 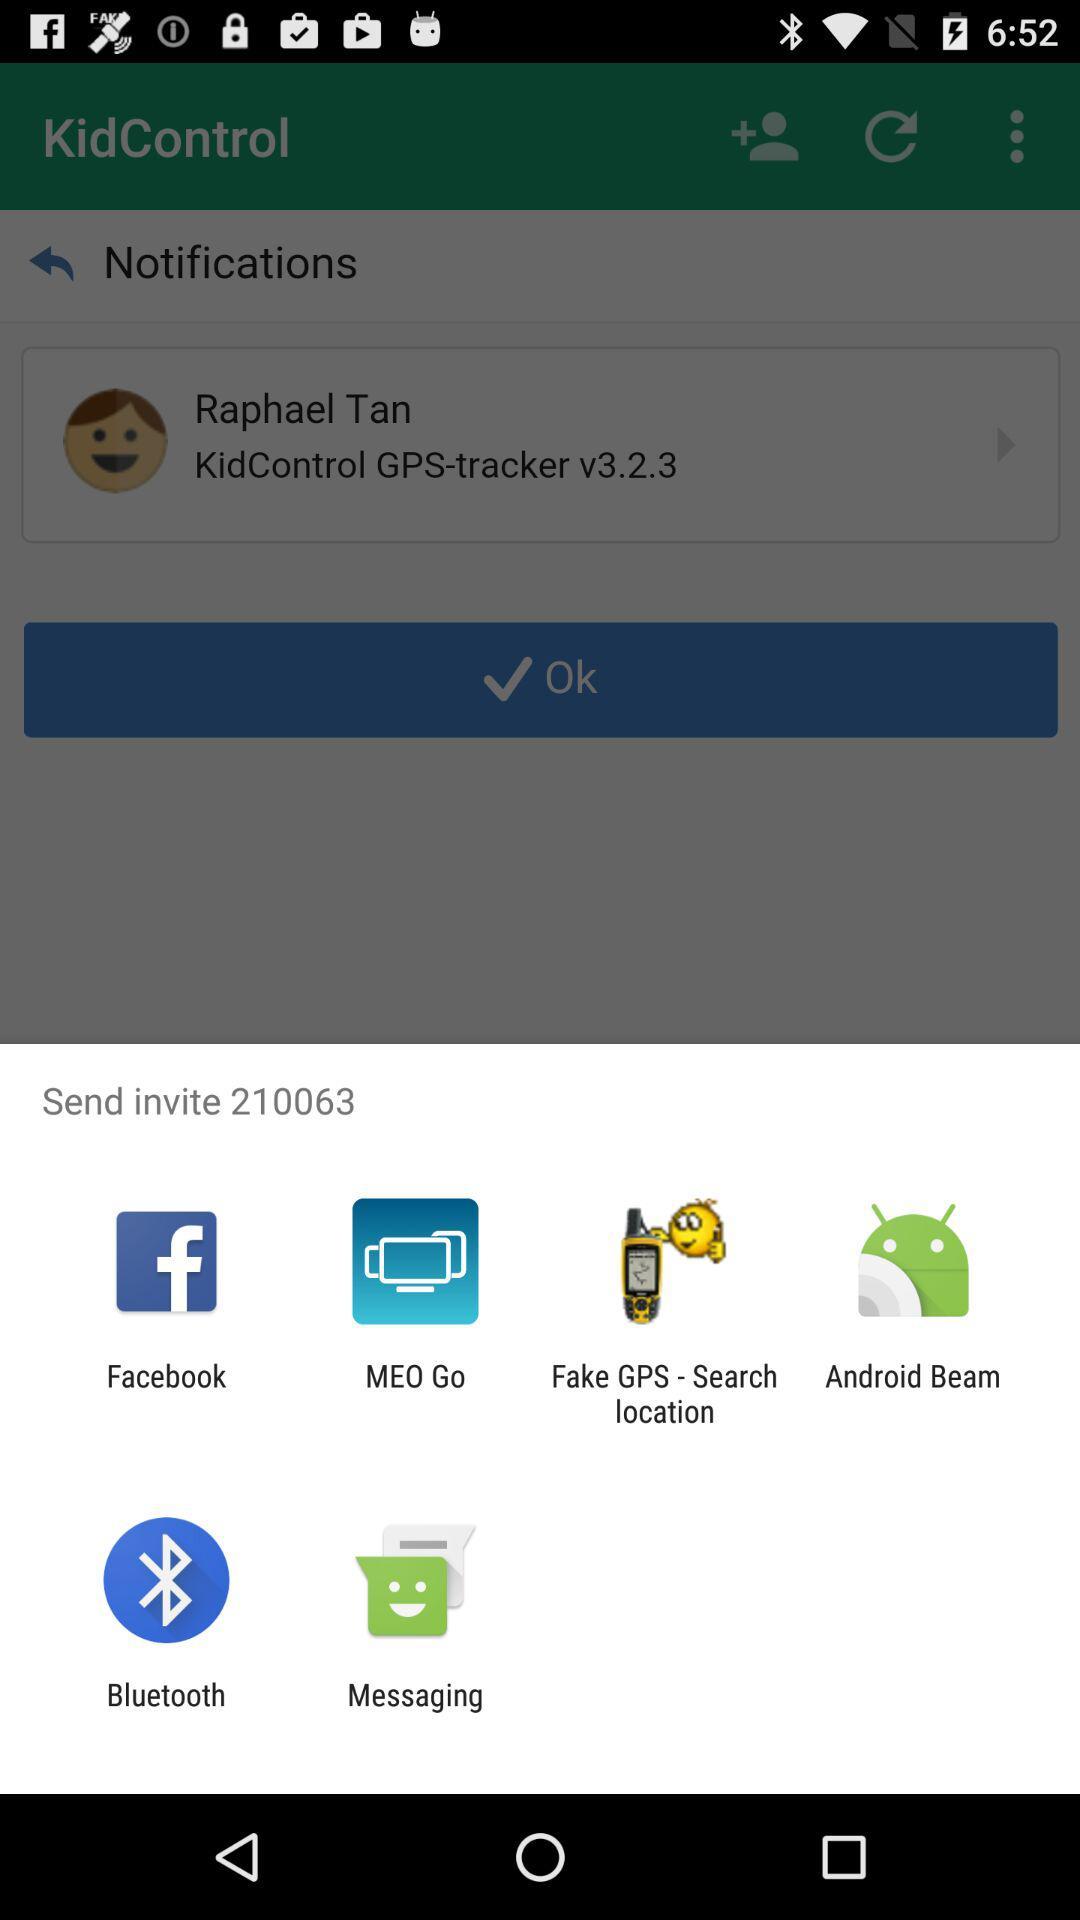 What do you see at coordinates (414, 1711) in the screenshot?
I see `the messaging` at bounding box center [414, 1711].